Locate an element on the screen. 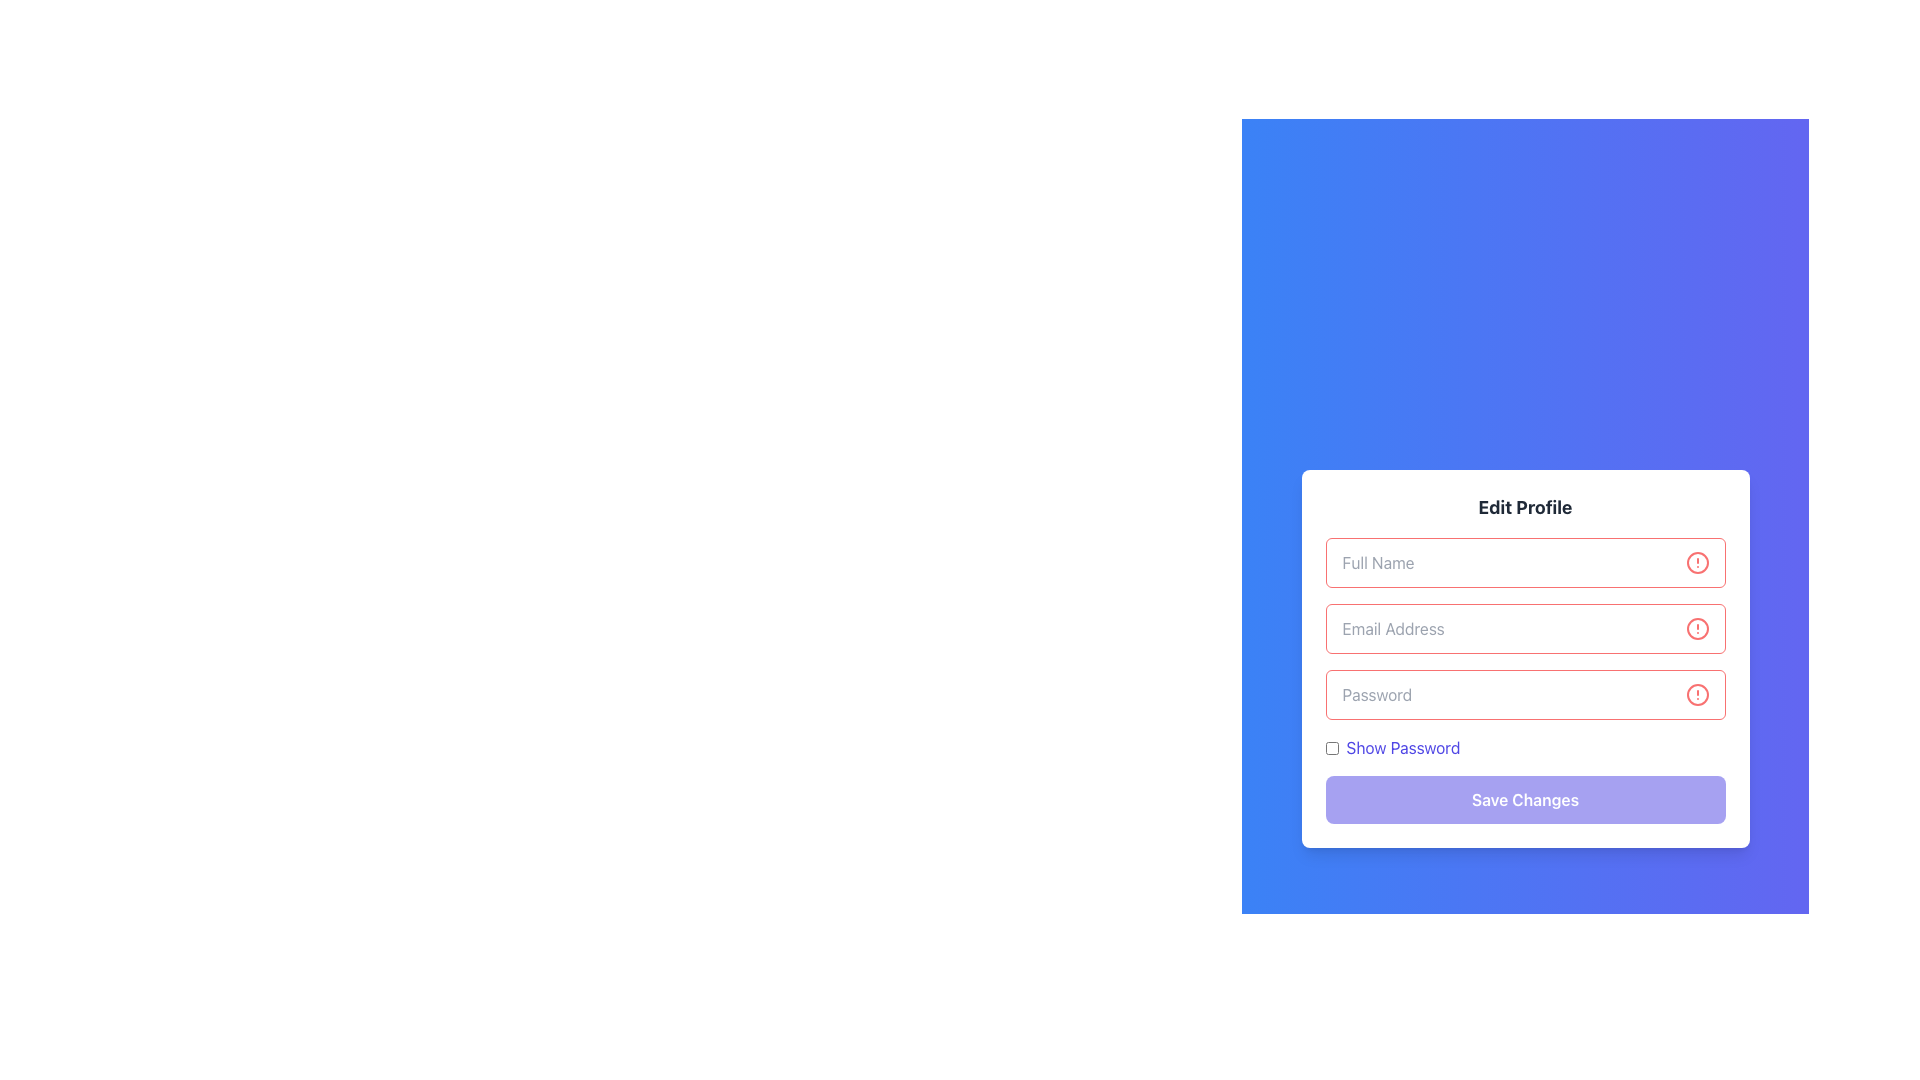 Image resolution: width=1920 pixels, height=1080 pixels. the checkbox labeled 'Show Password' located below the 'Password' input field in the 'Edit Profile' form is located at coordinates (1391, 748).